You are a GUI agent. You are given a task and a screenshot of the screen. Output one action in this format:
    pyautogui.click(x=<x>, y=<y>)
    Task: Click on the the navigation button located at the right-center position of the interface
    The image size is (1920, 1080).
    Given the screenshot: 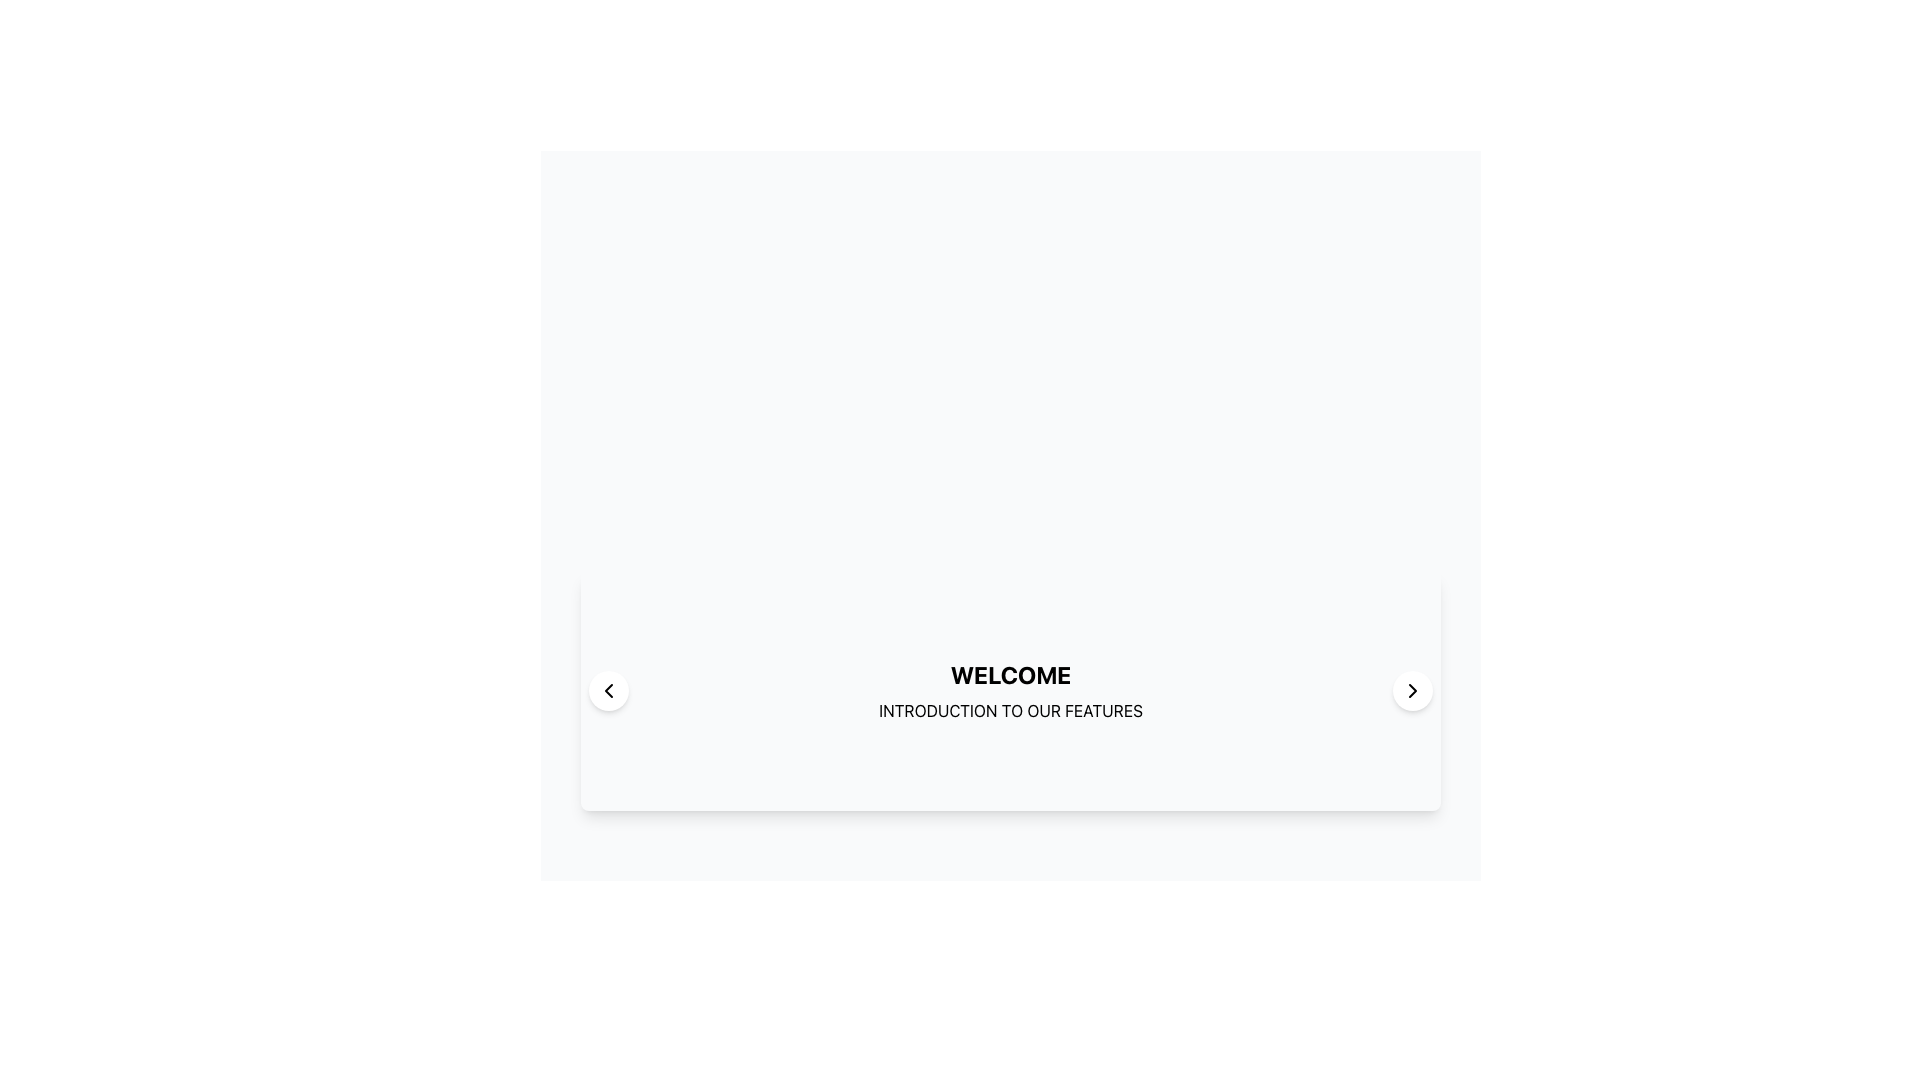 What is the action you would take?
    pyautogui.click(x=1411, y=689)
    